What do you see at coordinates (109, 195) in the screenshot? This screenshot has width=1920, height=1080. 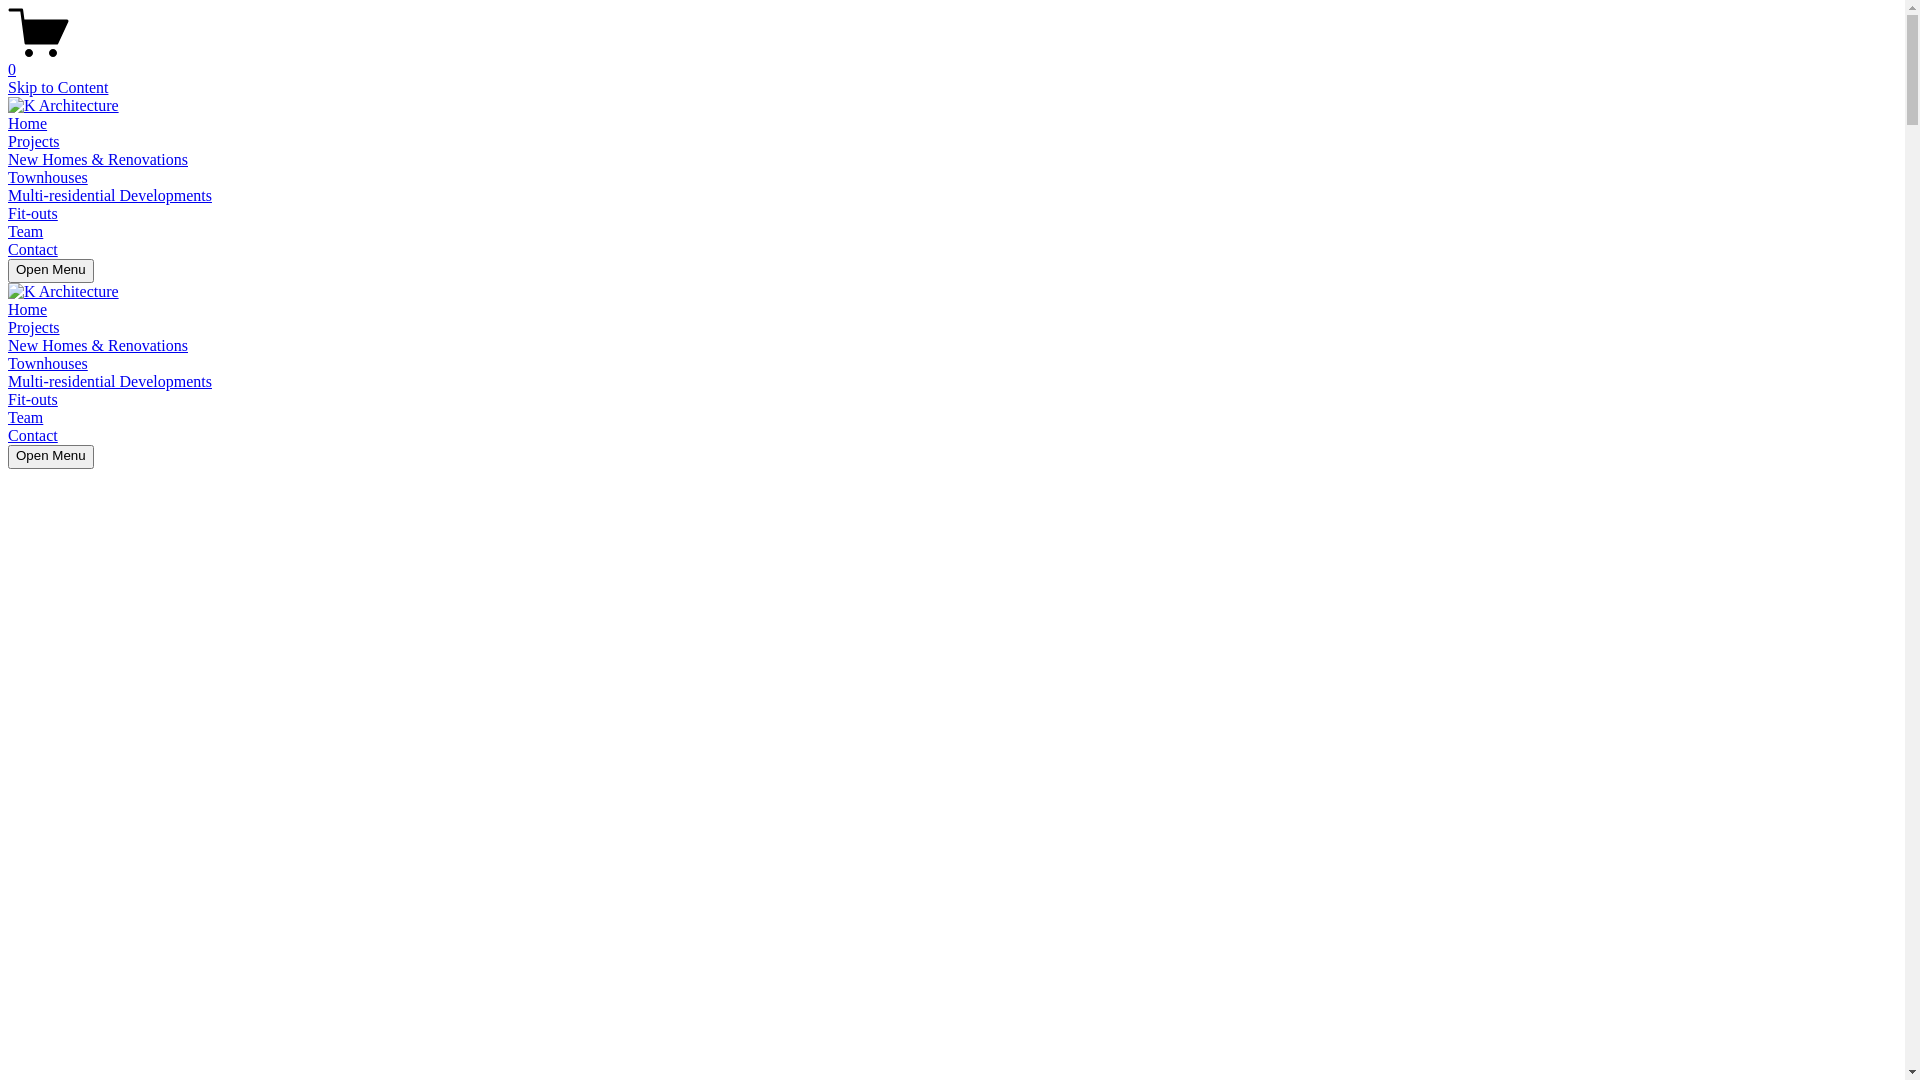 I see `'Multi-residential Developments'` at bounding box center [109, 195].